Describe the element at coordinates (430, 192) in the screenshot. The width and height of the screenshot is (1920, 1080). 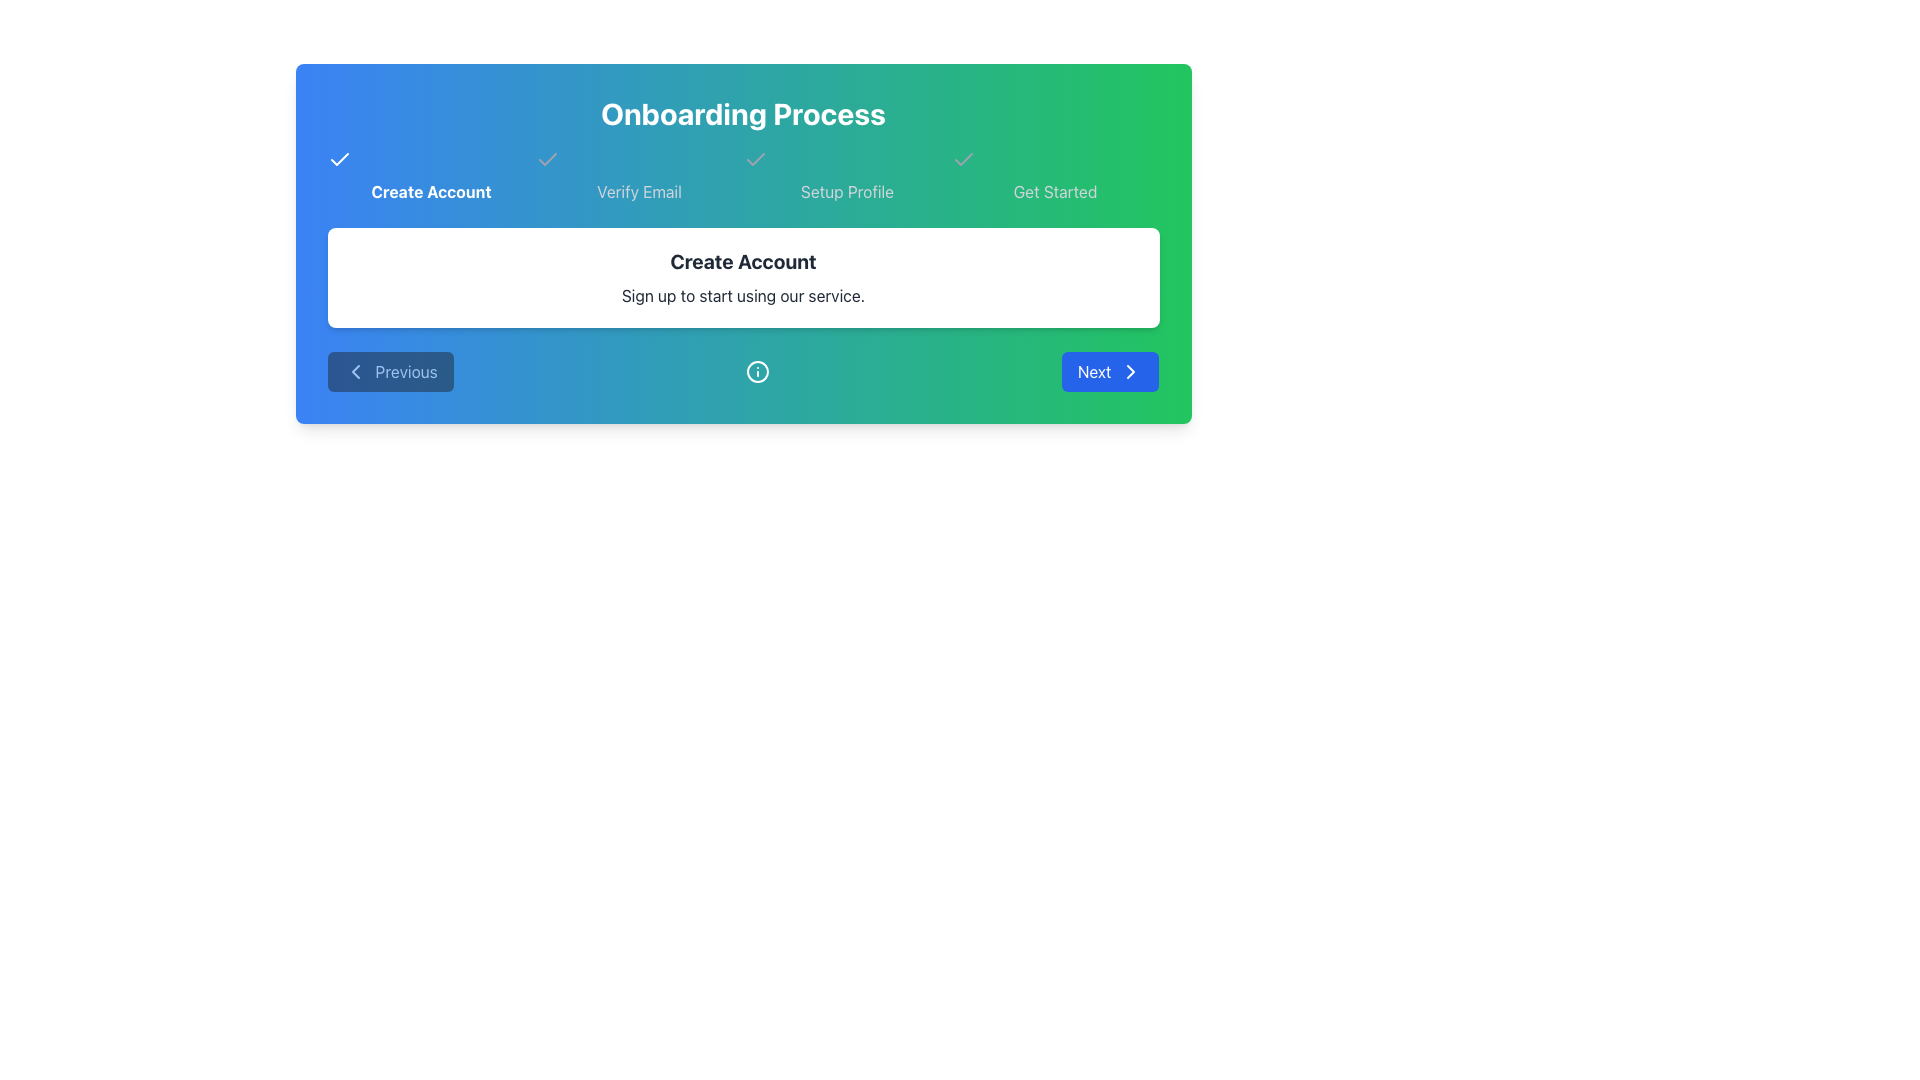
I see `the text label indicating the current step in the onboarding process, which is positioned as the first step in the sequence of steps in the navigation bar` at that location.